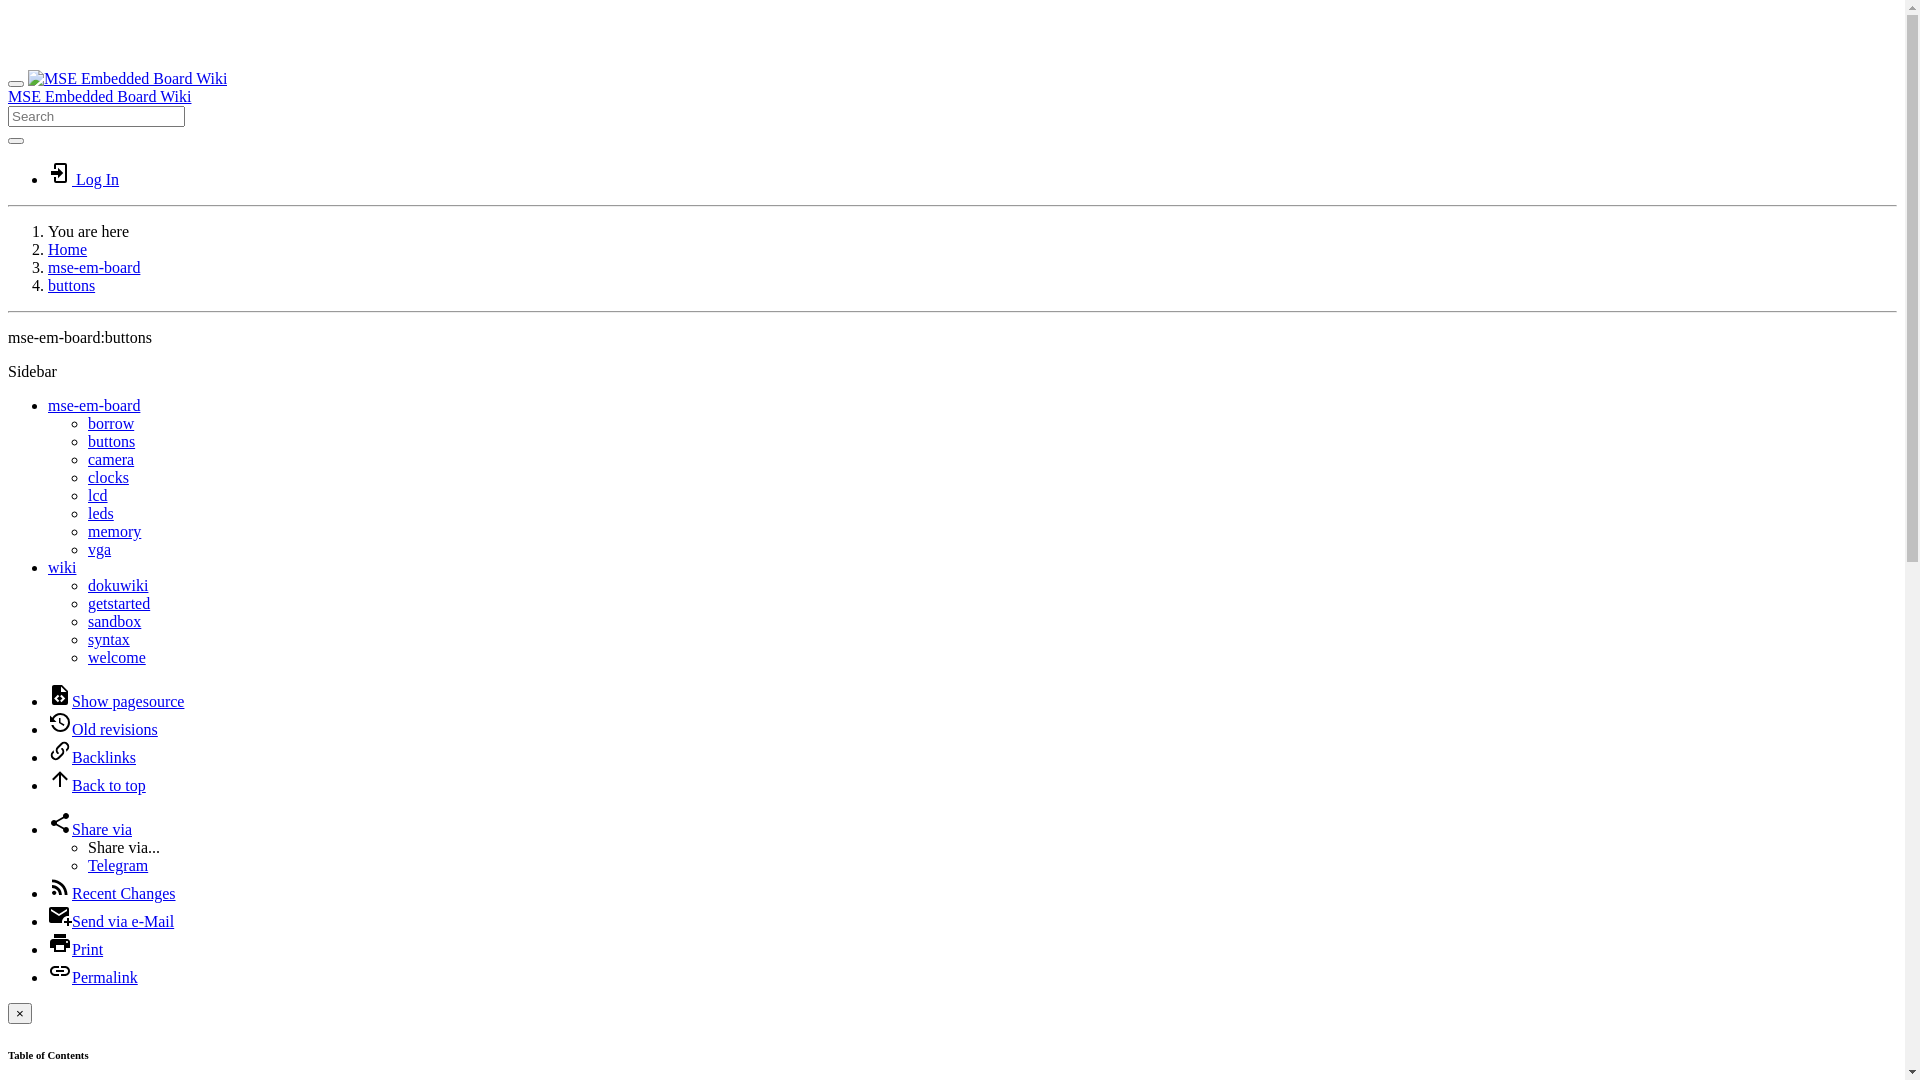  Describe the element at coordinates (86, 549) in the screenshot. I see `'vga'` at that location.